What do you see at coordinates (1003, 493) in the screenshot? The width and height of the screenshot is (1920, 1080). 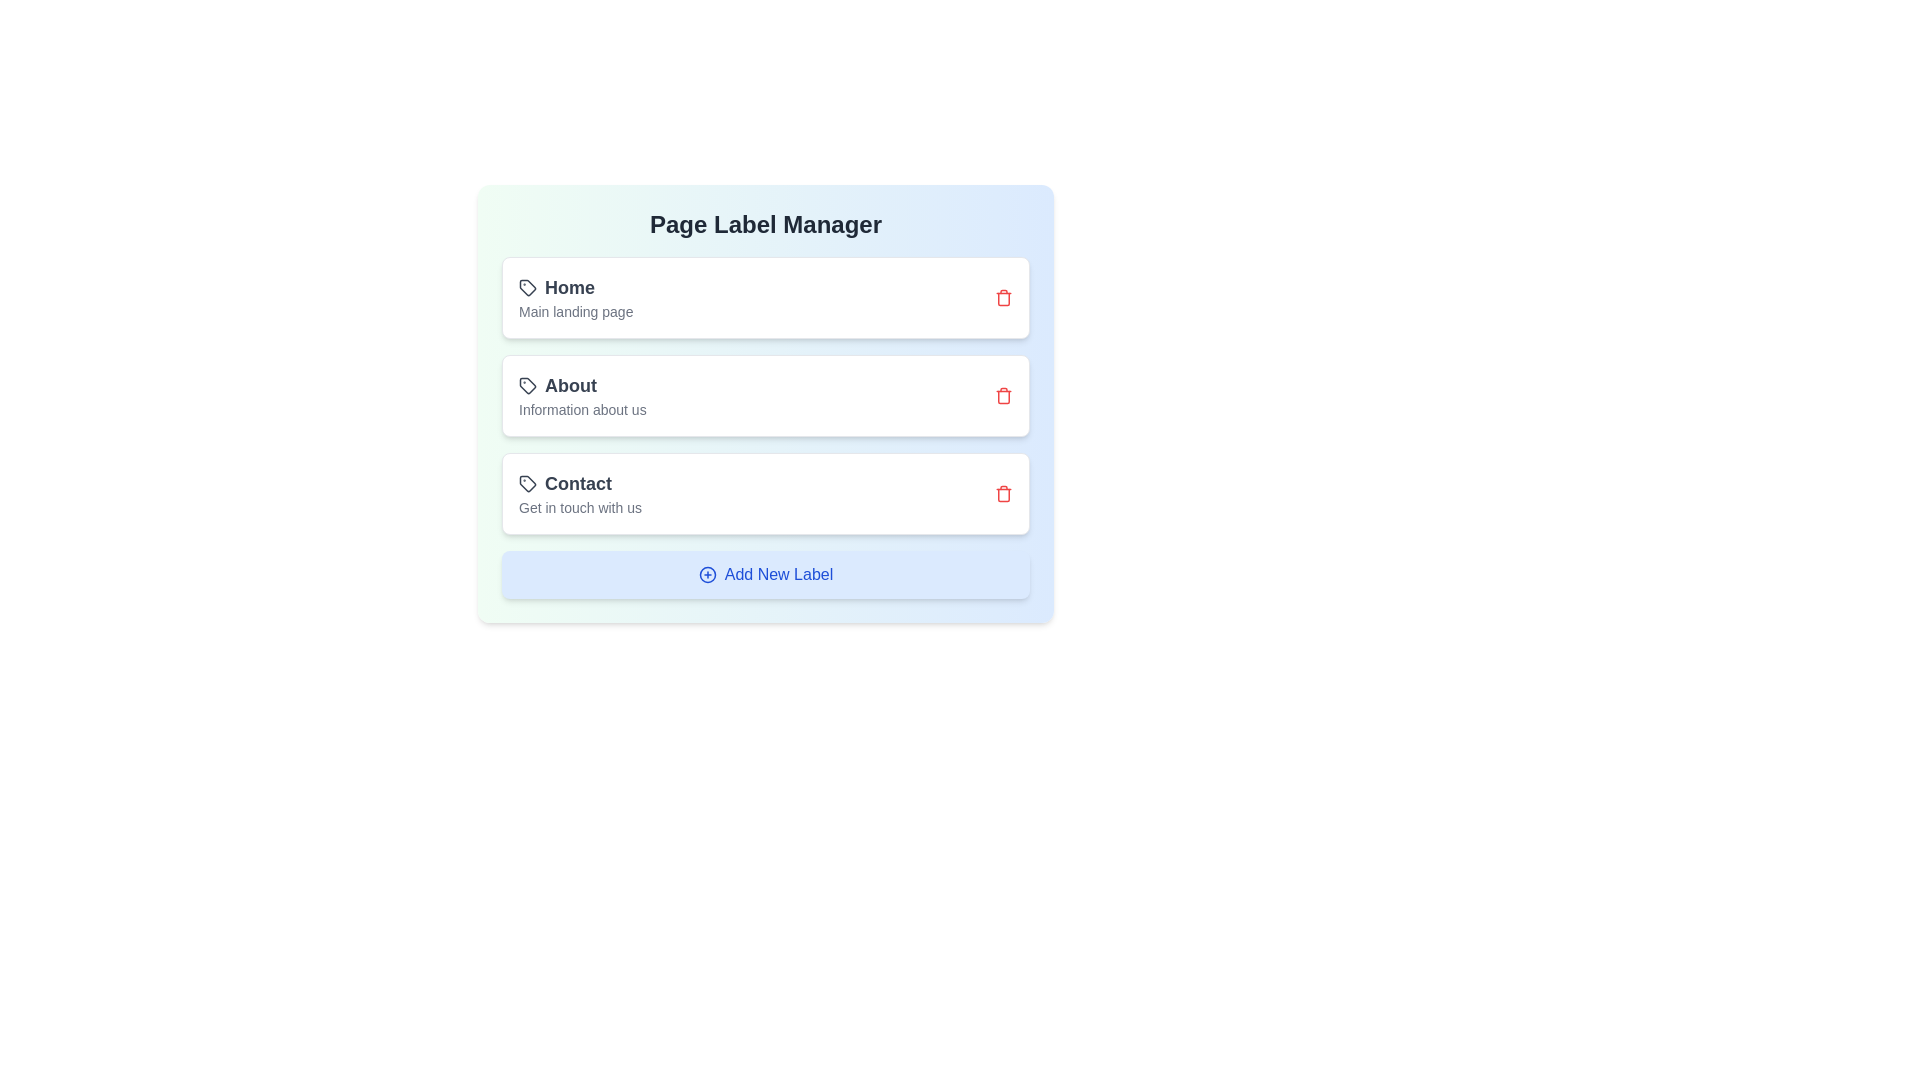 I see `the delete button for the label with text Contact` at bounding box center [1003, 493].